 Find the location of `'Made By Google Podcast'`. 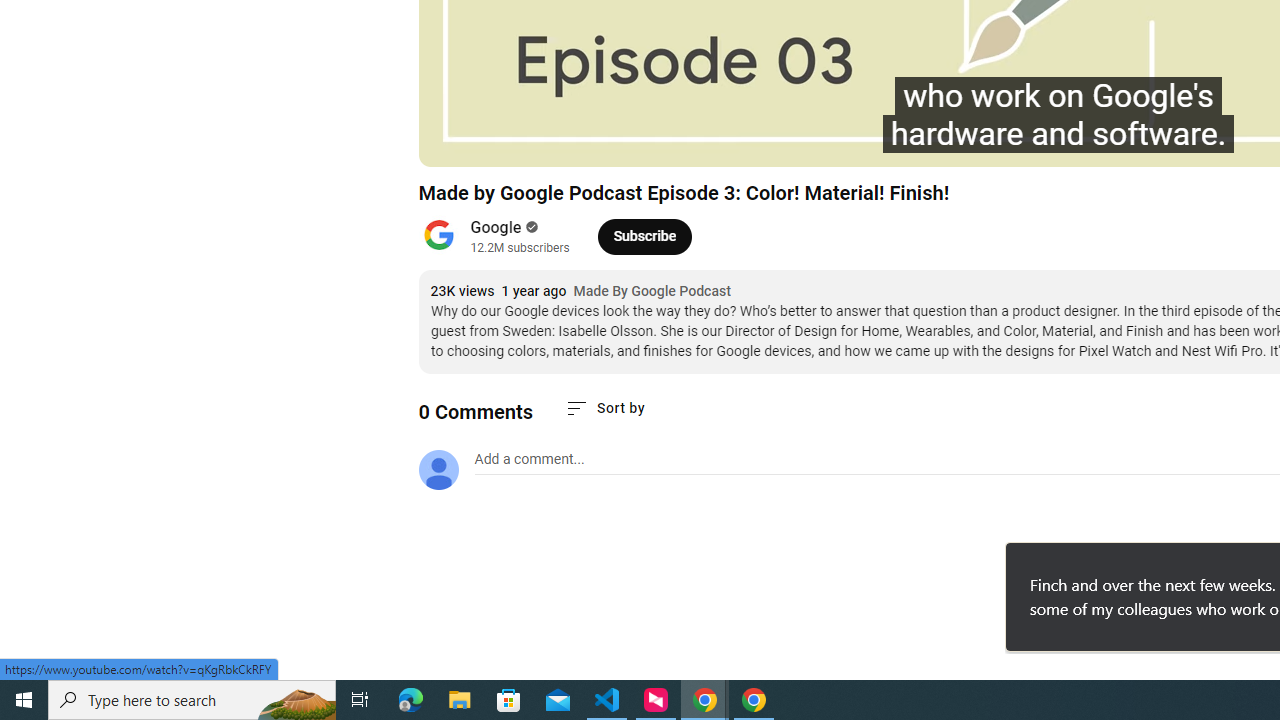

'Made By Google Podcast' is located at coordinates (652, 291).